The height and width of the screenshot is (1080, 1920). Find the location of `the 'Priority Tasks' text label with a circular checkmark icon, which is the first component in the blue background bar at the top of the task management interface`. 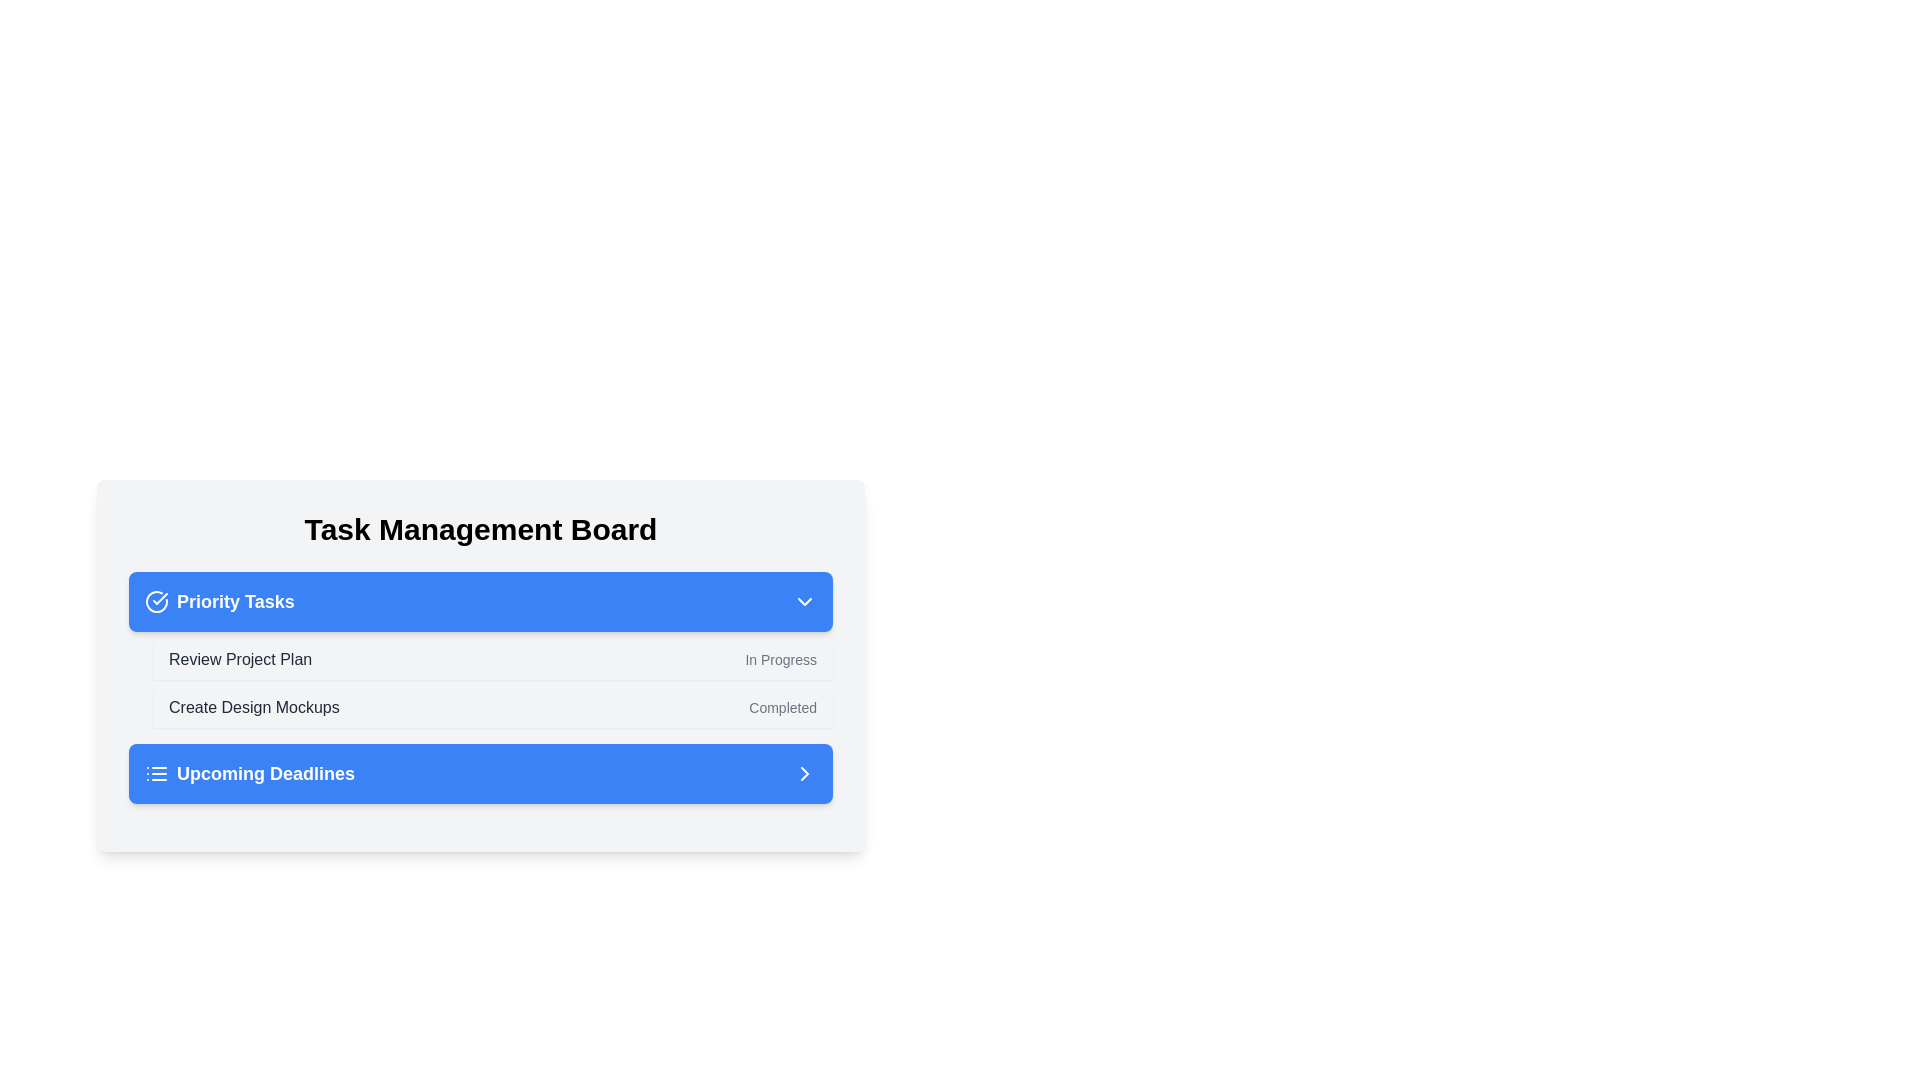

the 'Priority Tasks' text label with a circular checkmark icon, which is the first component in the blue background bar at the top of the task management interface is located at coordinates (219, 600).